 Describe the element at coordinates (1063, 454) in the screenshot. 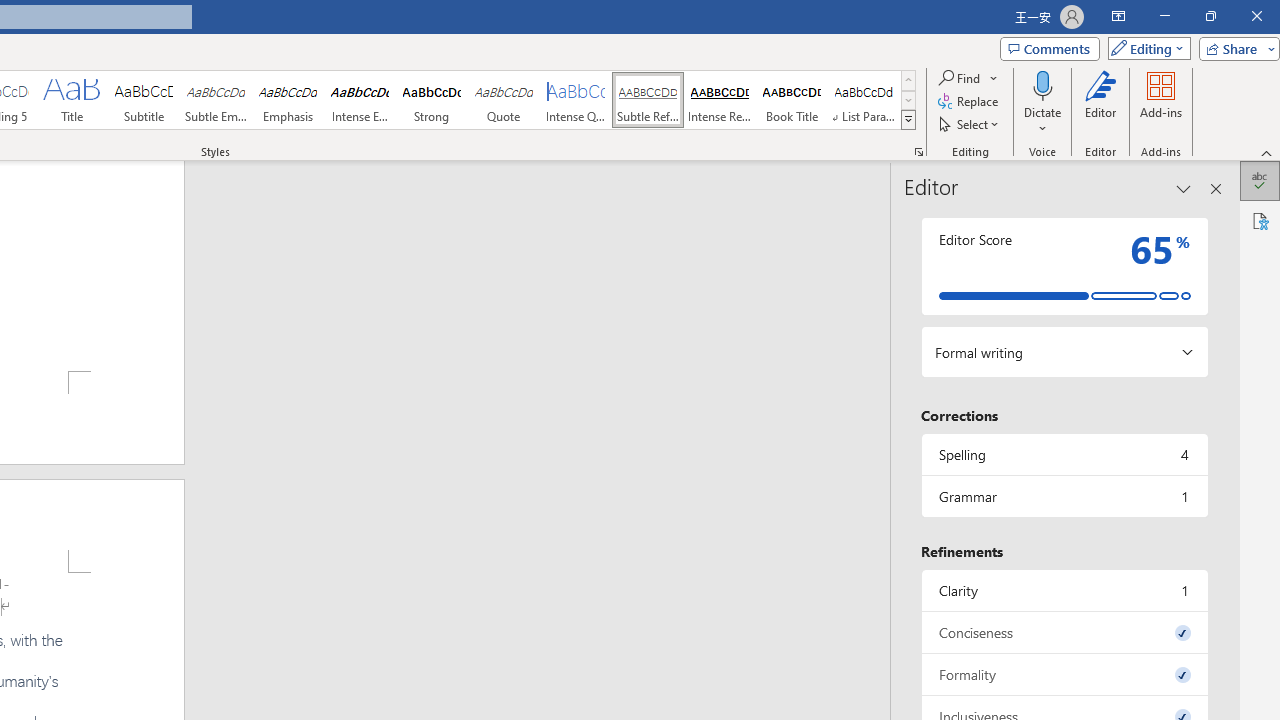

I see `'Spelling, 4 issues. Press space or enter to review items.'` at that location.